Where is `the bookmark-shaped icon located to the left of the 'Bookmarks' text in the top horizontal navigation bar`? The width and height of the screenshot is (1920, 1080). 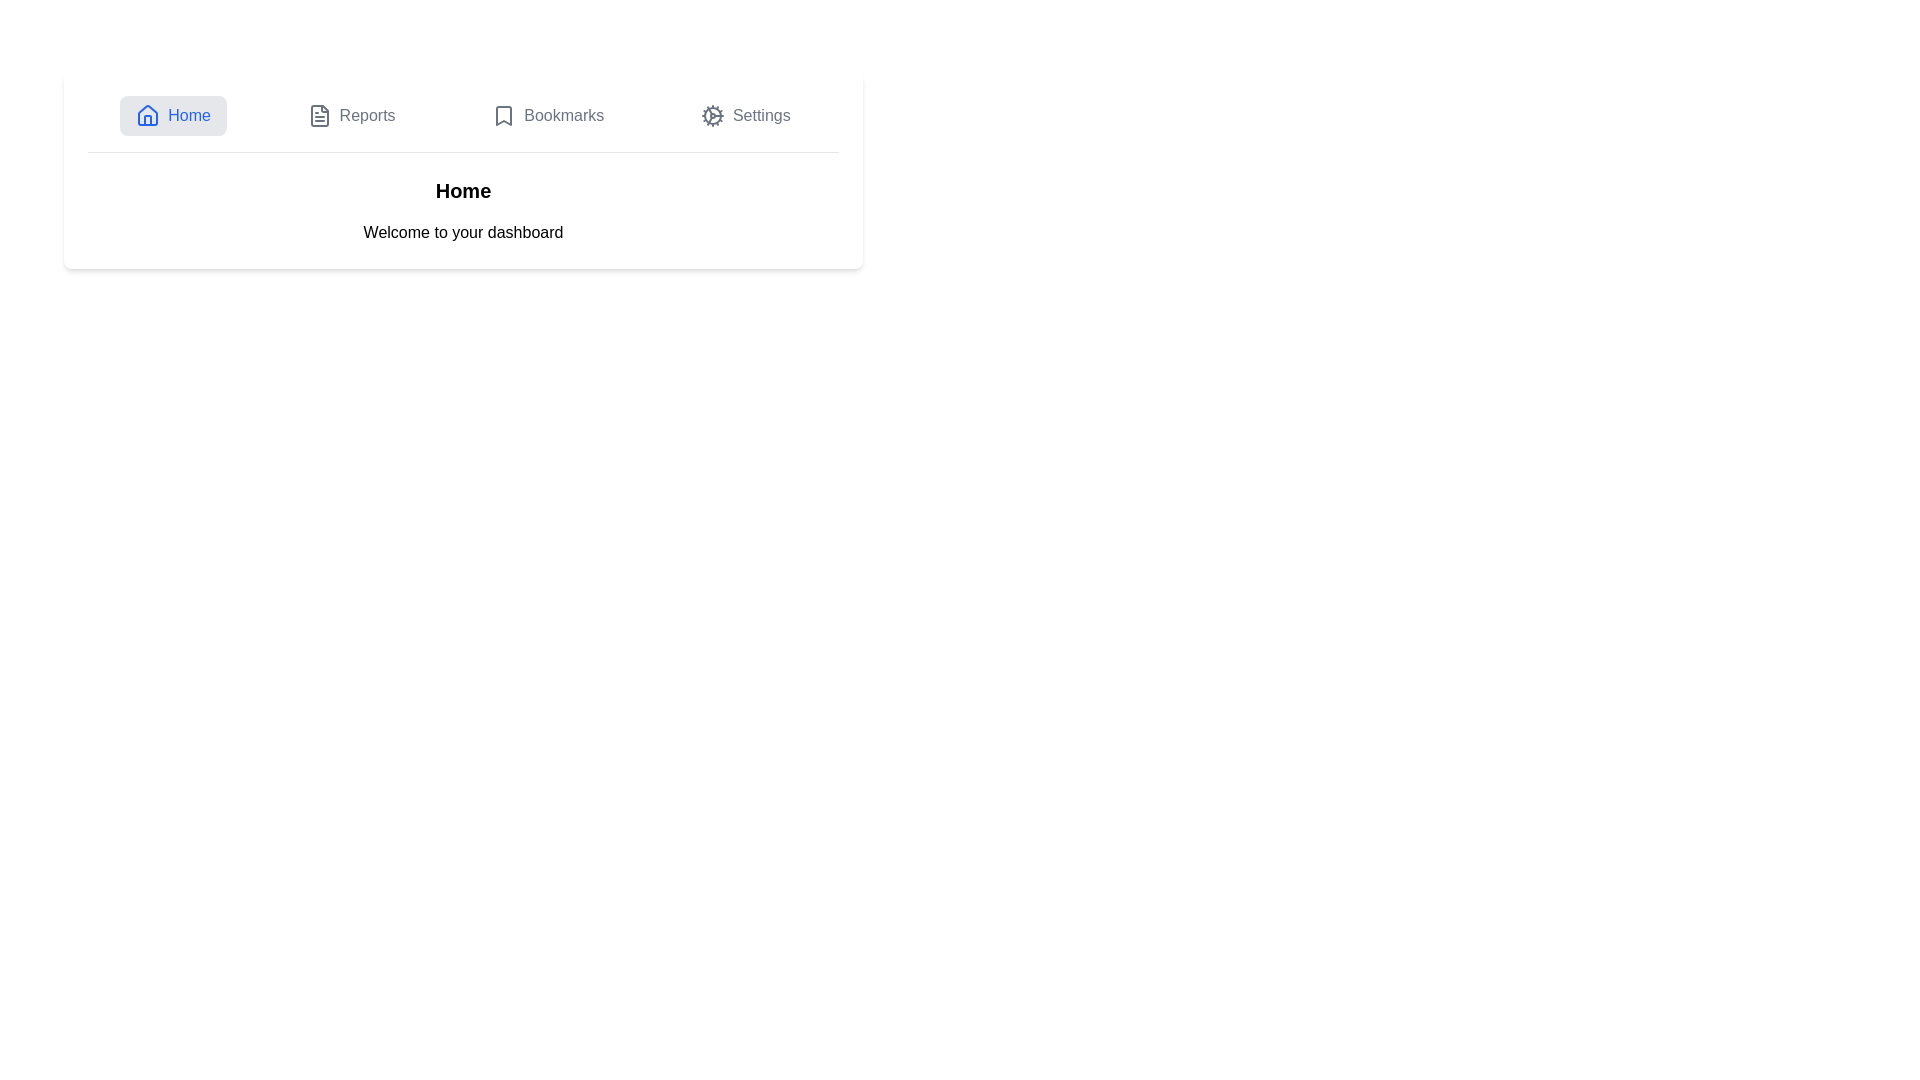
the bookmark-shaped icon located to the left of the 'Bookmarks' text in the top horizontal navigation bar is located at coordinates (504, 115).